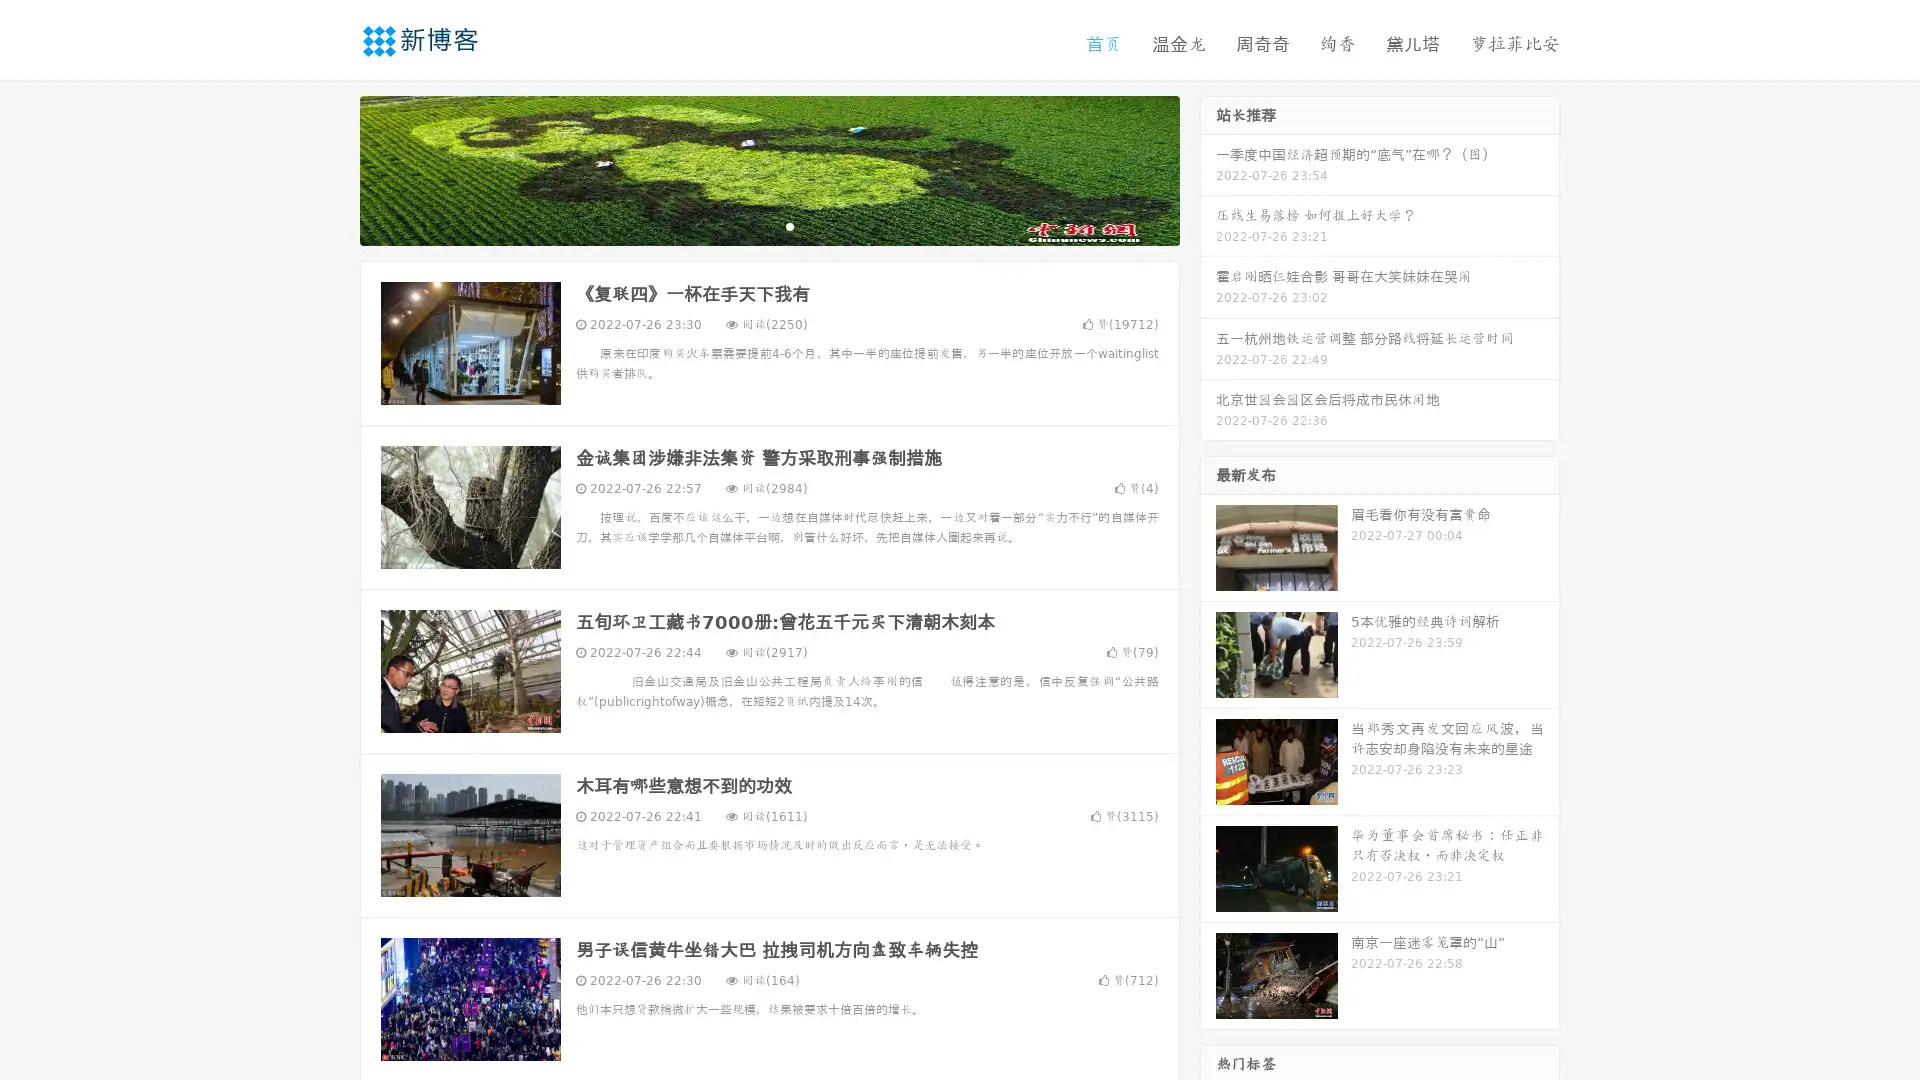 The image size is (1920, 1080). I want to click on Go to slide 2, so click(768, 225).